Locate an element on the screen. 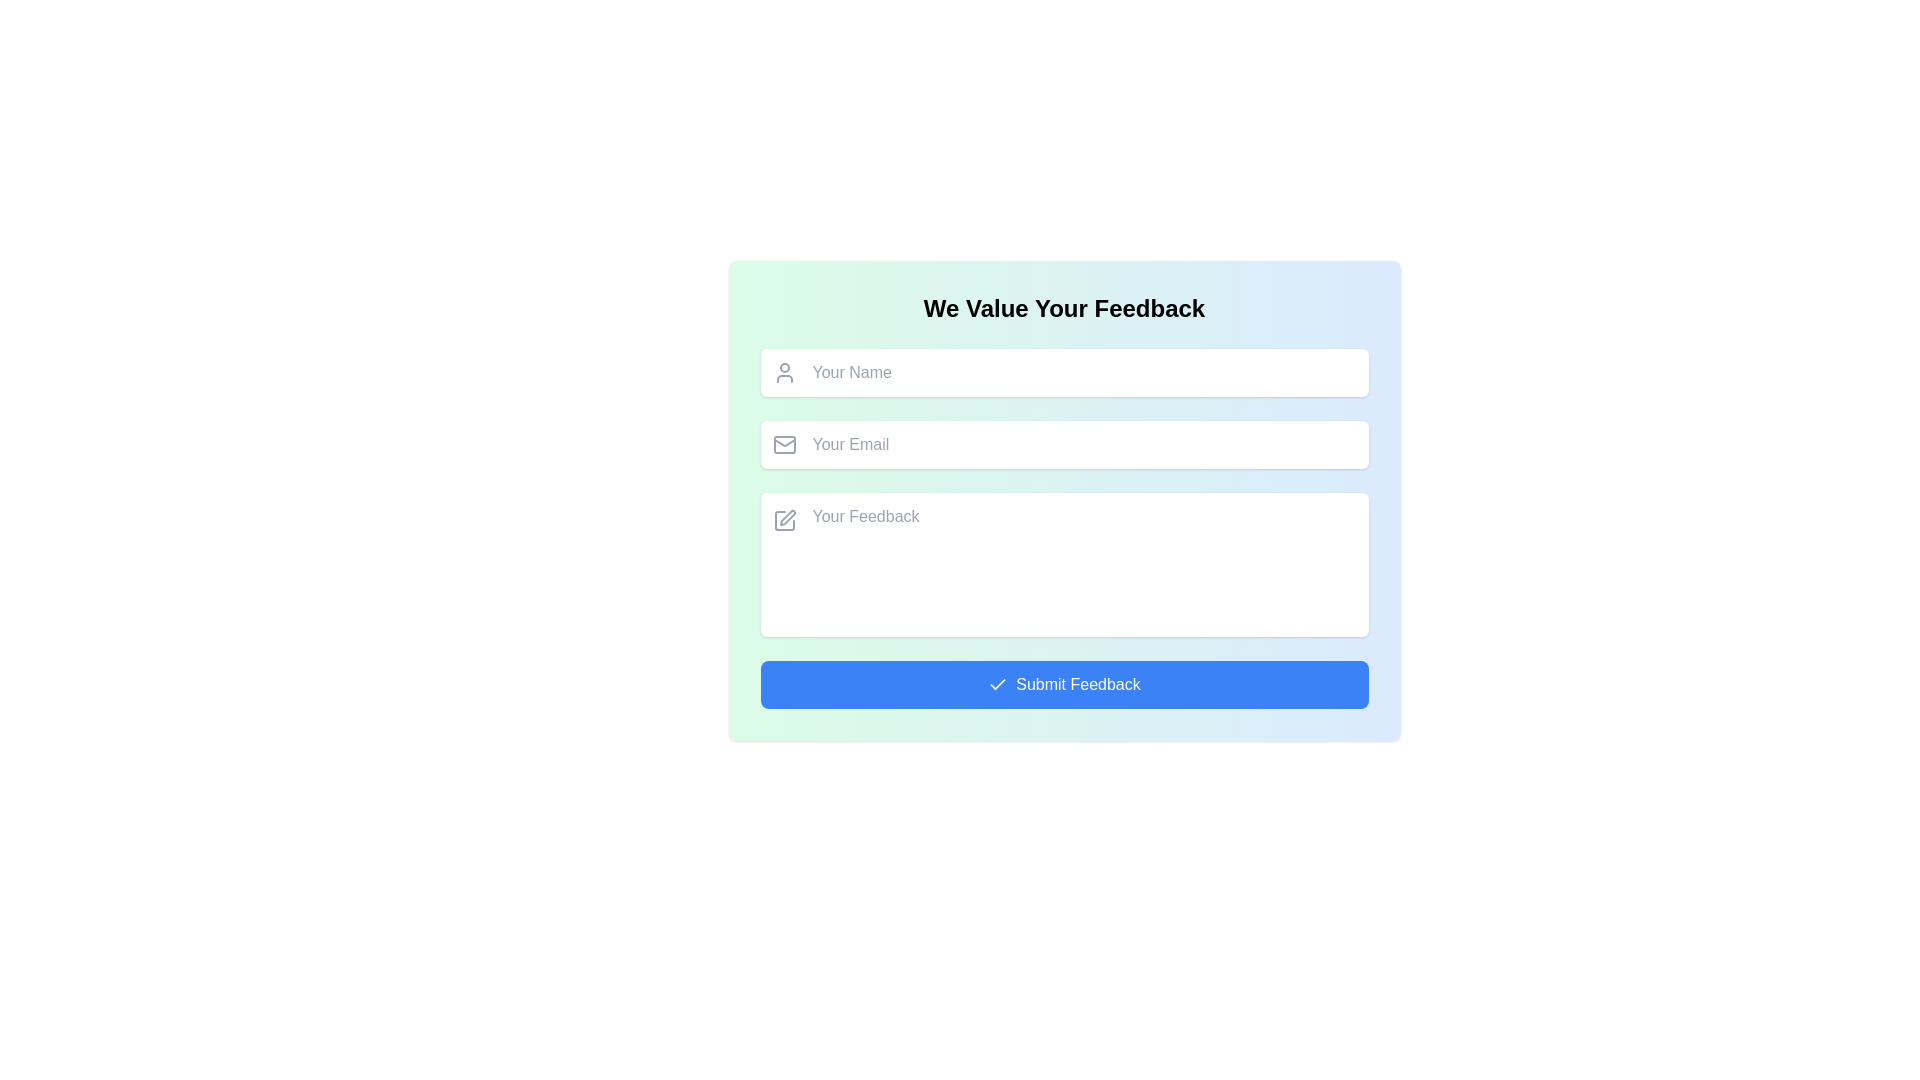  the gray envelope-shaped icon that suggests email association, located to the left of the email input text area is located at coordinates (783, 443).